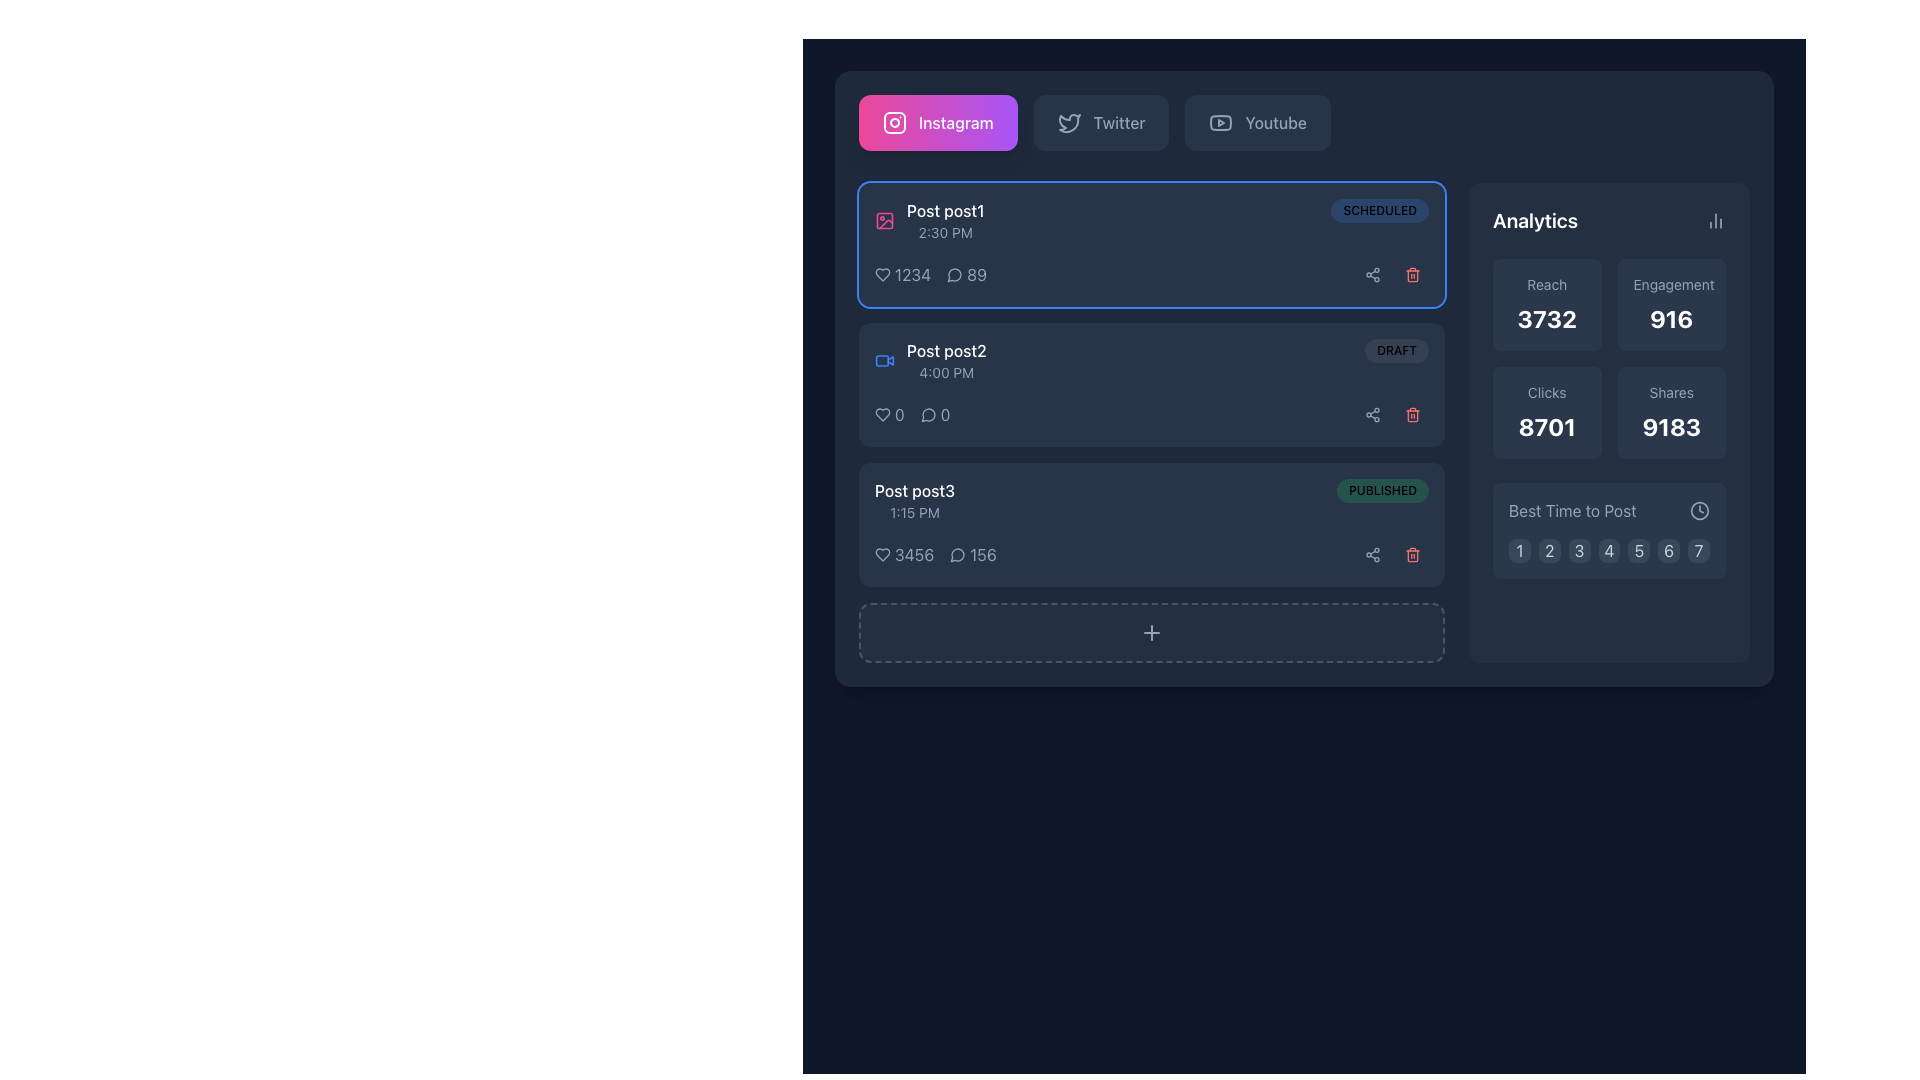  I want to click on the heart-shaped icon outlined with a line stroke, which is located to the left of the numerical label '1234' in the first post titled 'Post post1', so click(882, 274).